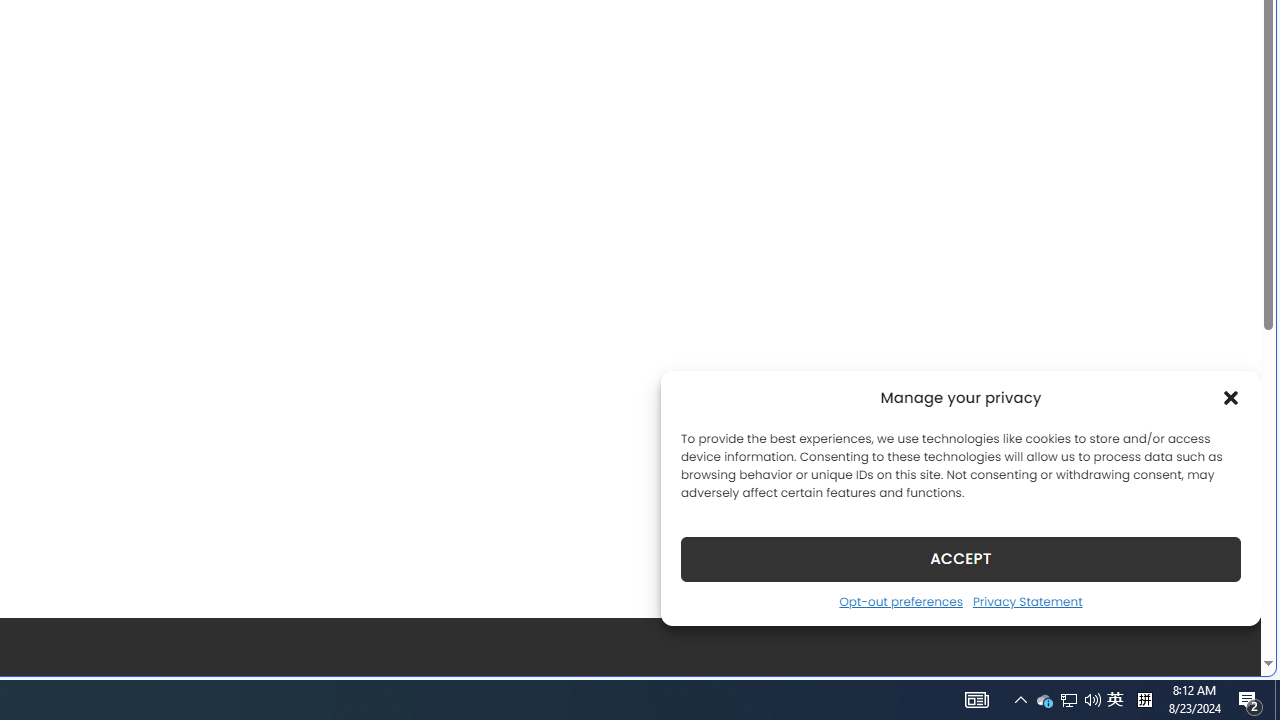 The image size is (1280, 720). Describe the element at coordinates (961, 558) in the screenshot. I see `'ACCEPT'` at that location.